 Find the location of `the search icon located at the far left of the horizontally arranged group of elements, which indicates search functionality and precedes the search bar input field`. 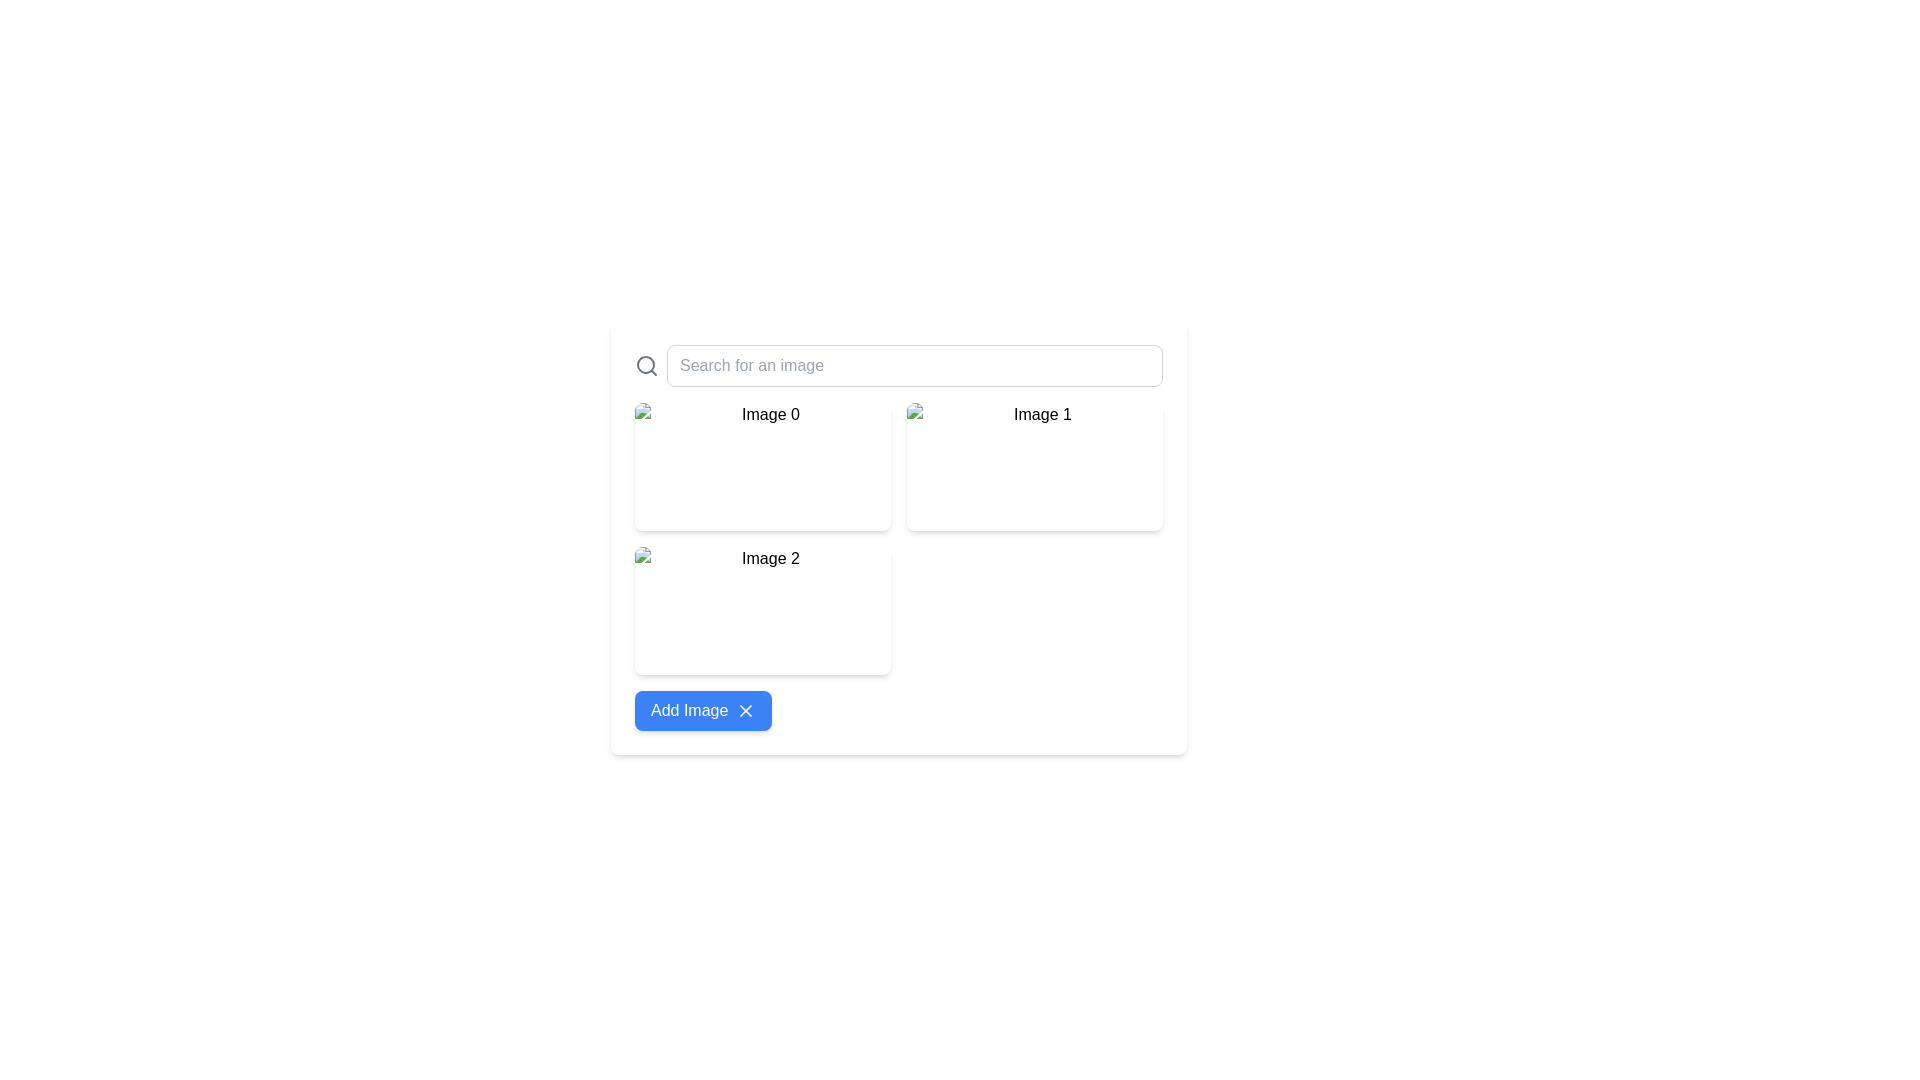

the search icon located at the far left of the horizontally arranged group of elements, which indicates search functionality and precedes the search bar input field is located at coordinates (647, 366).